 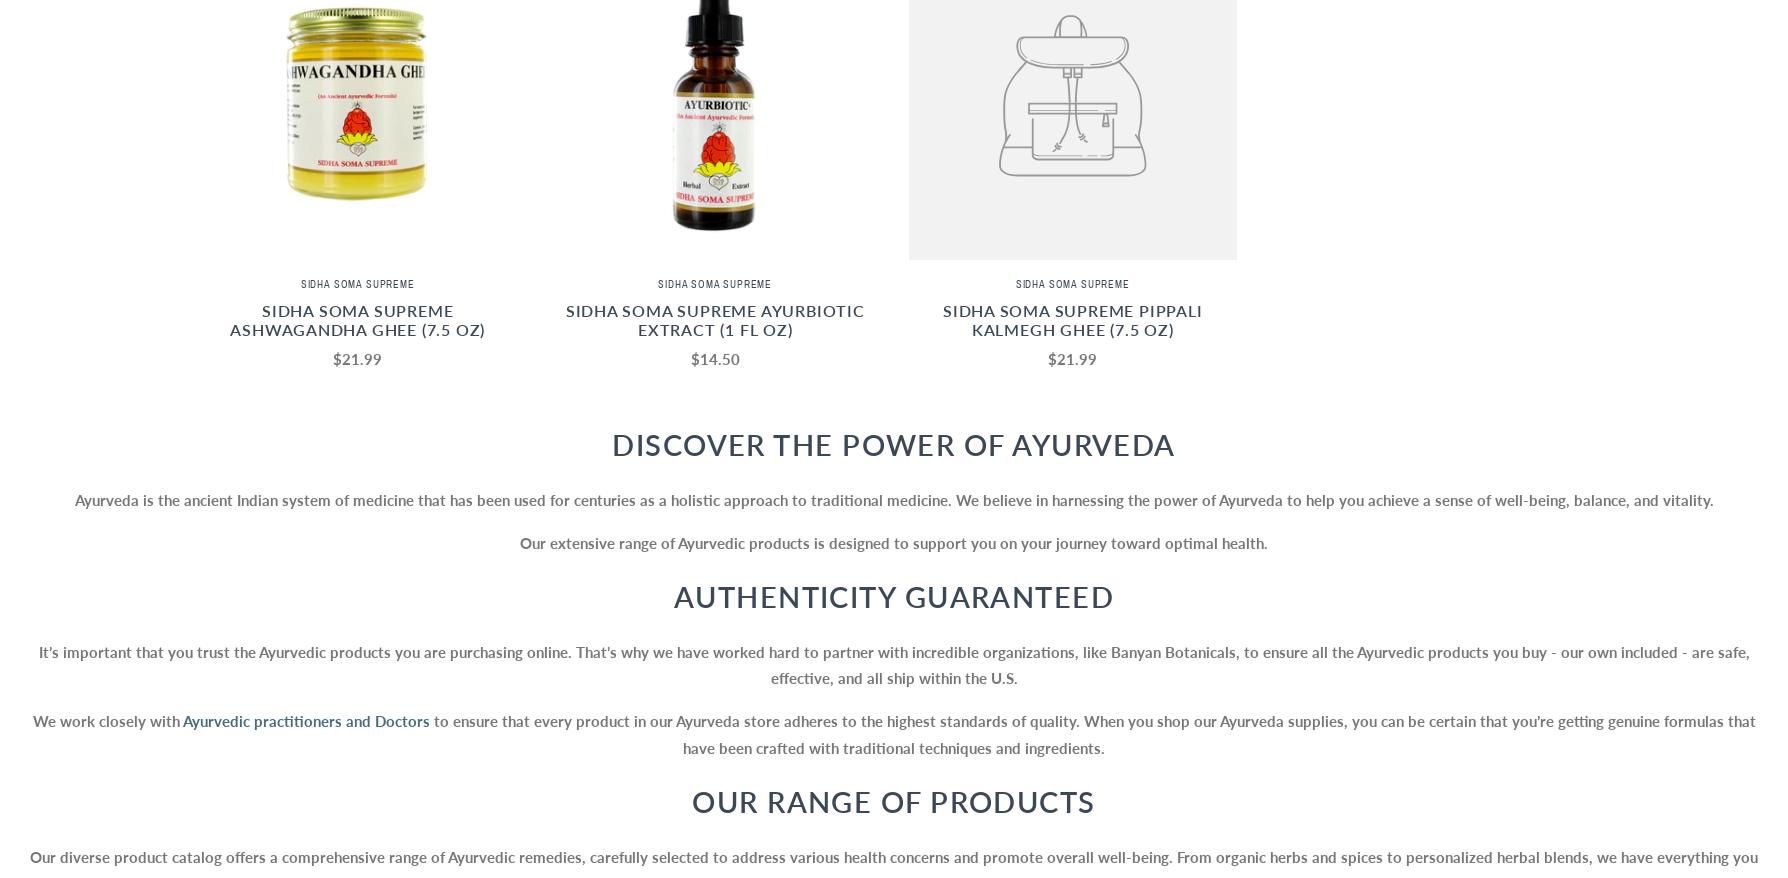 I want to click on 'Our Range of Products', so click(x=892, y=799).